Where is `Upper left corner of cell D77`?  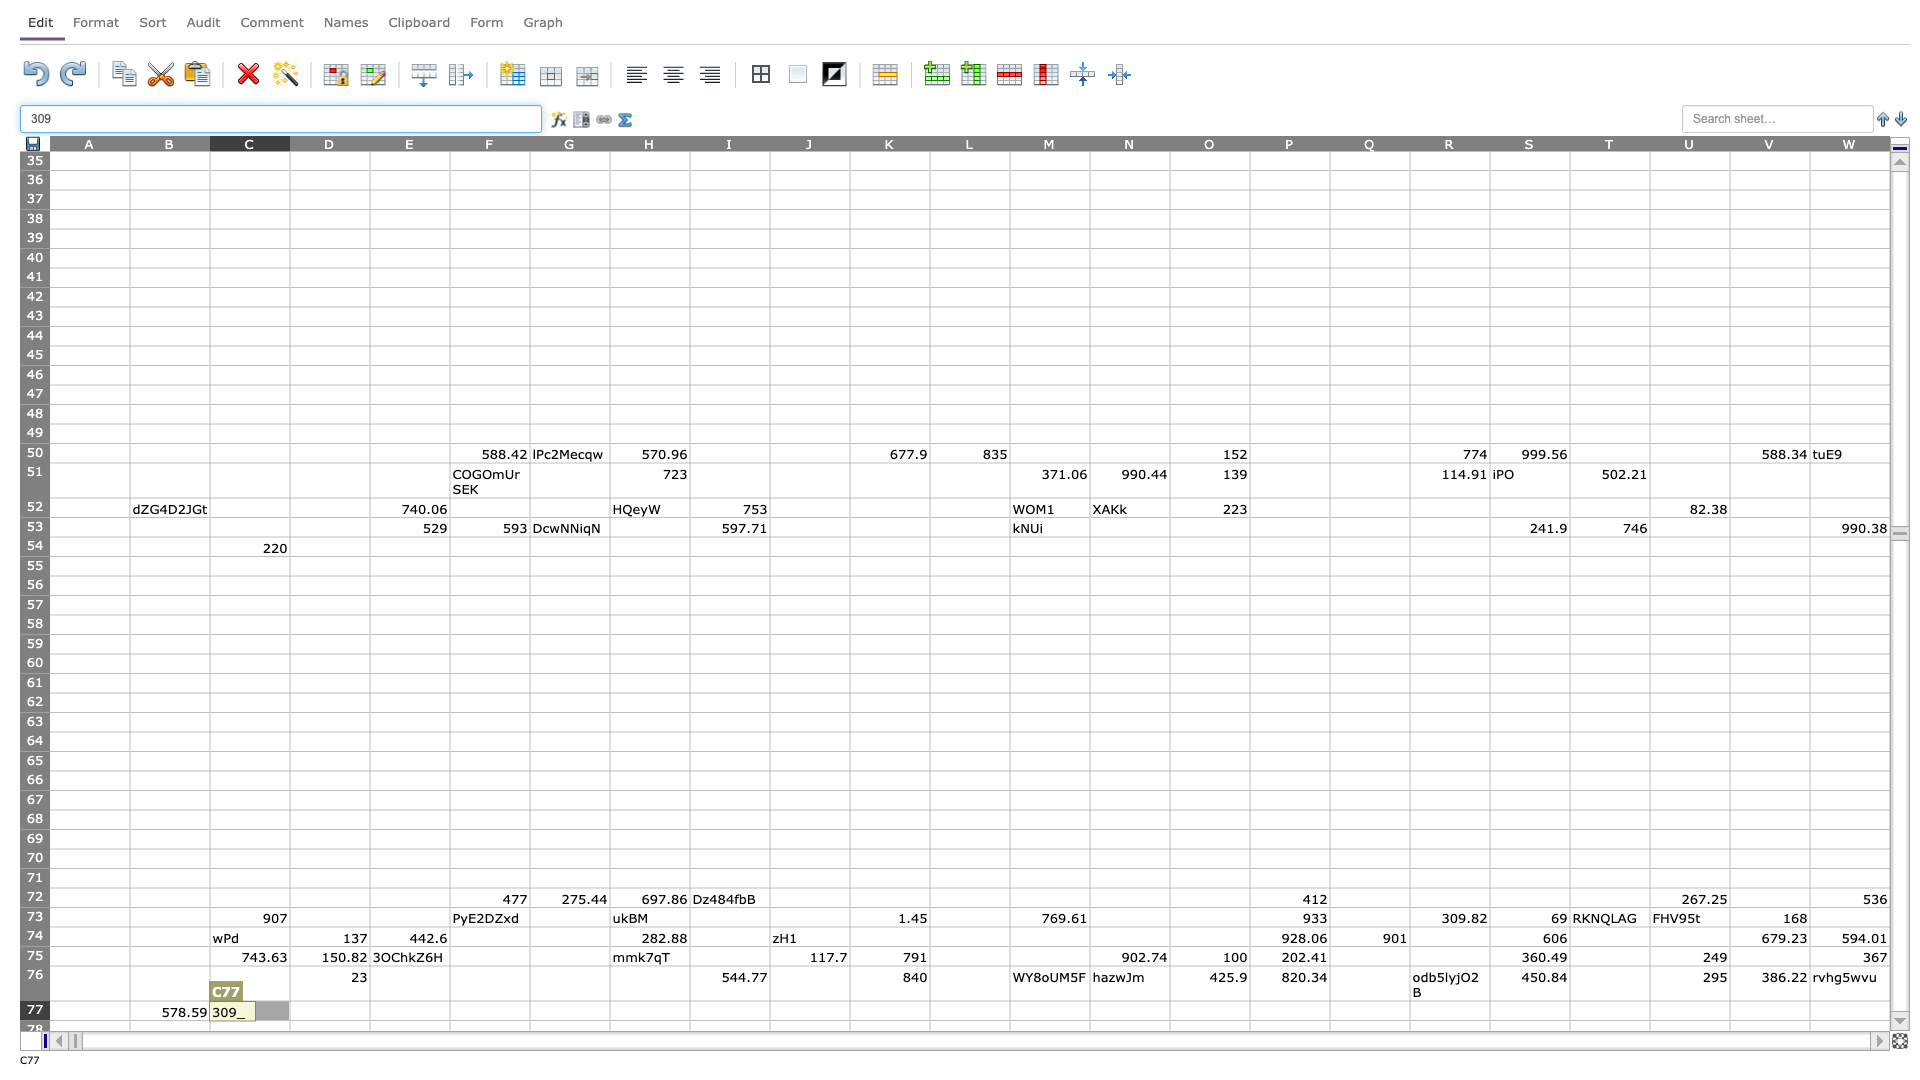 Upper left corner of cell D77 is located at coordinates (288, 1001).